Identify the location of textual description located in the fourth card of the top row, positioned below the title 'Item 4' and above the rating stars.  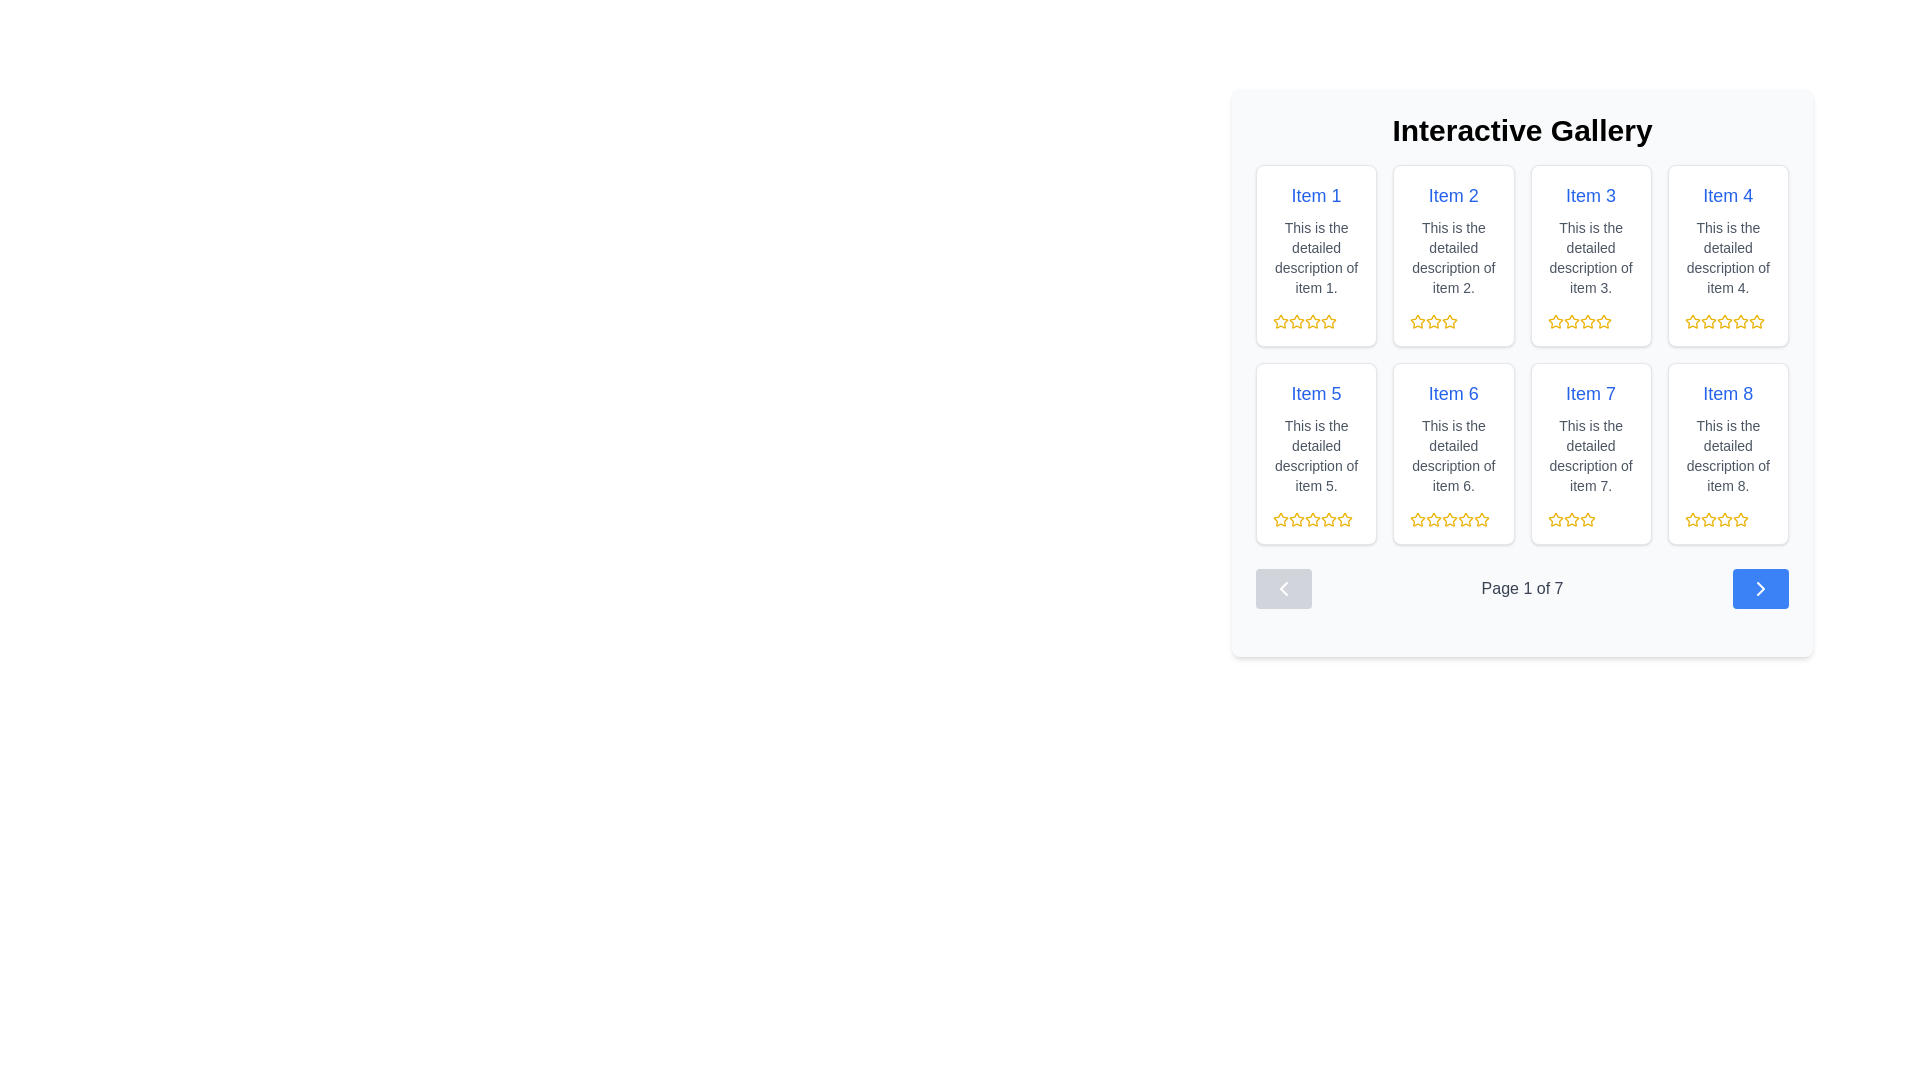
(1727, 257).